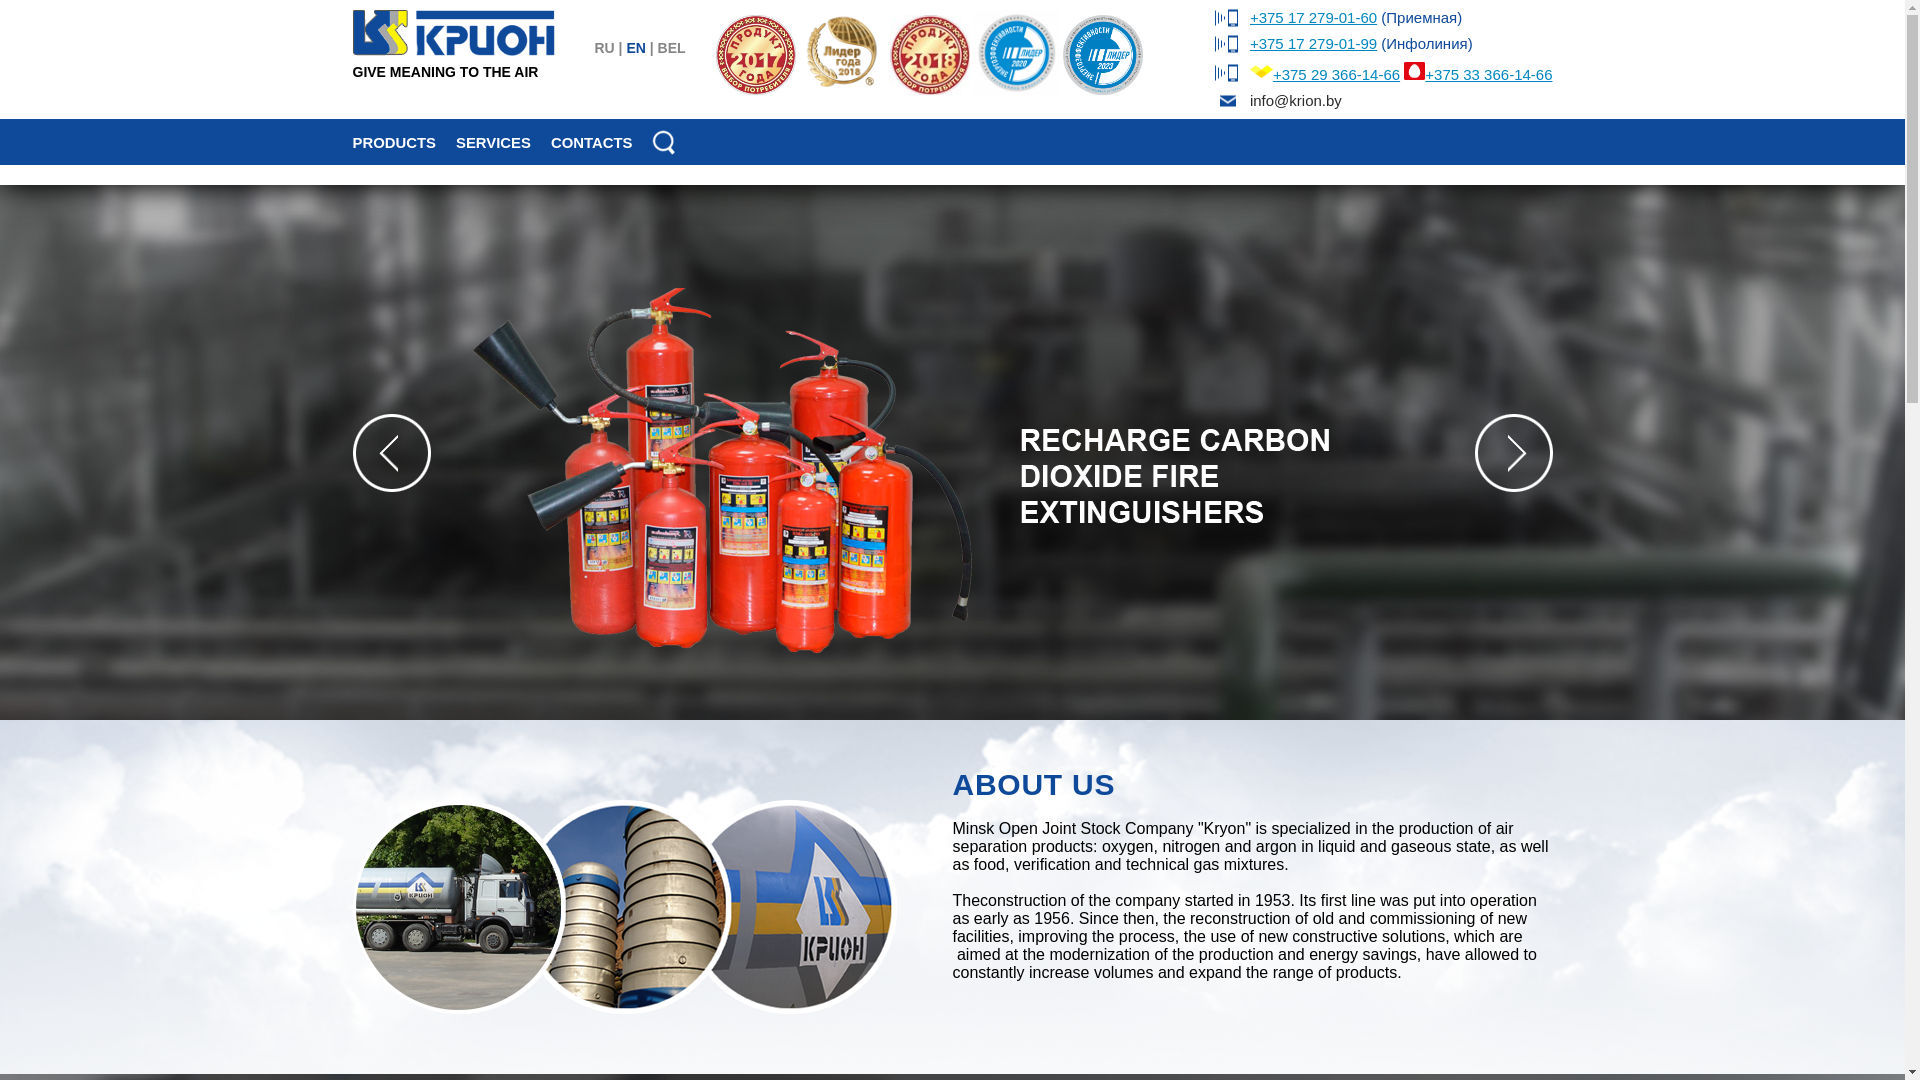  What do you see at coordinates (1313, 17) in the screenshot?
I see `'+375 17 279-01-60'` at bounding box center [1313, 17].